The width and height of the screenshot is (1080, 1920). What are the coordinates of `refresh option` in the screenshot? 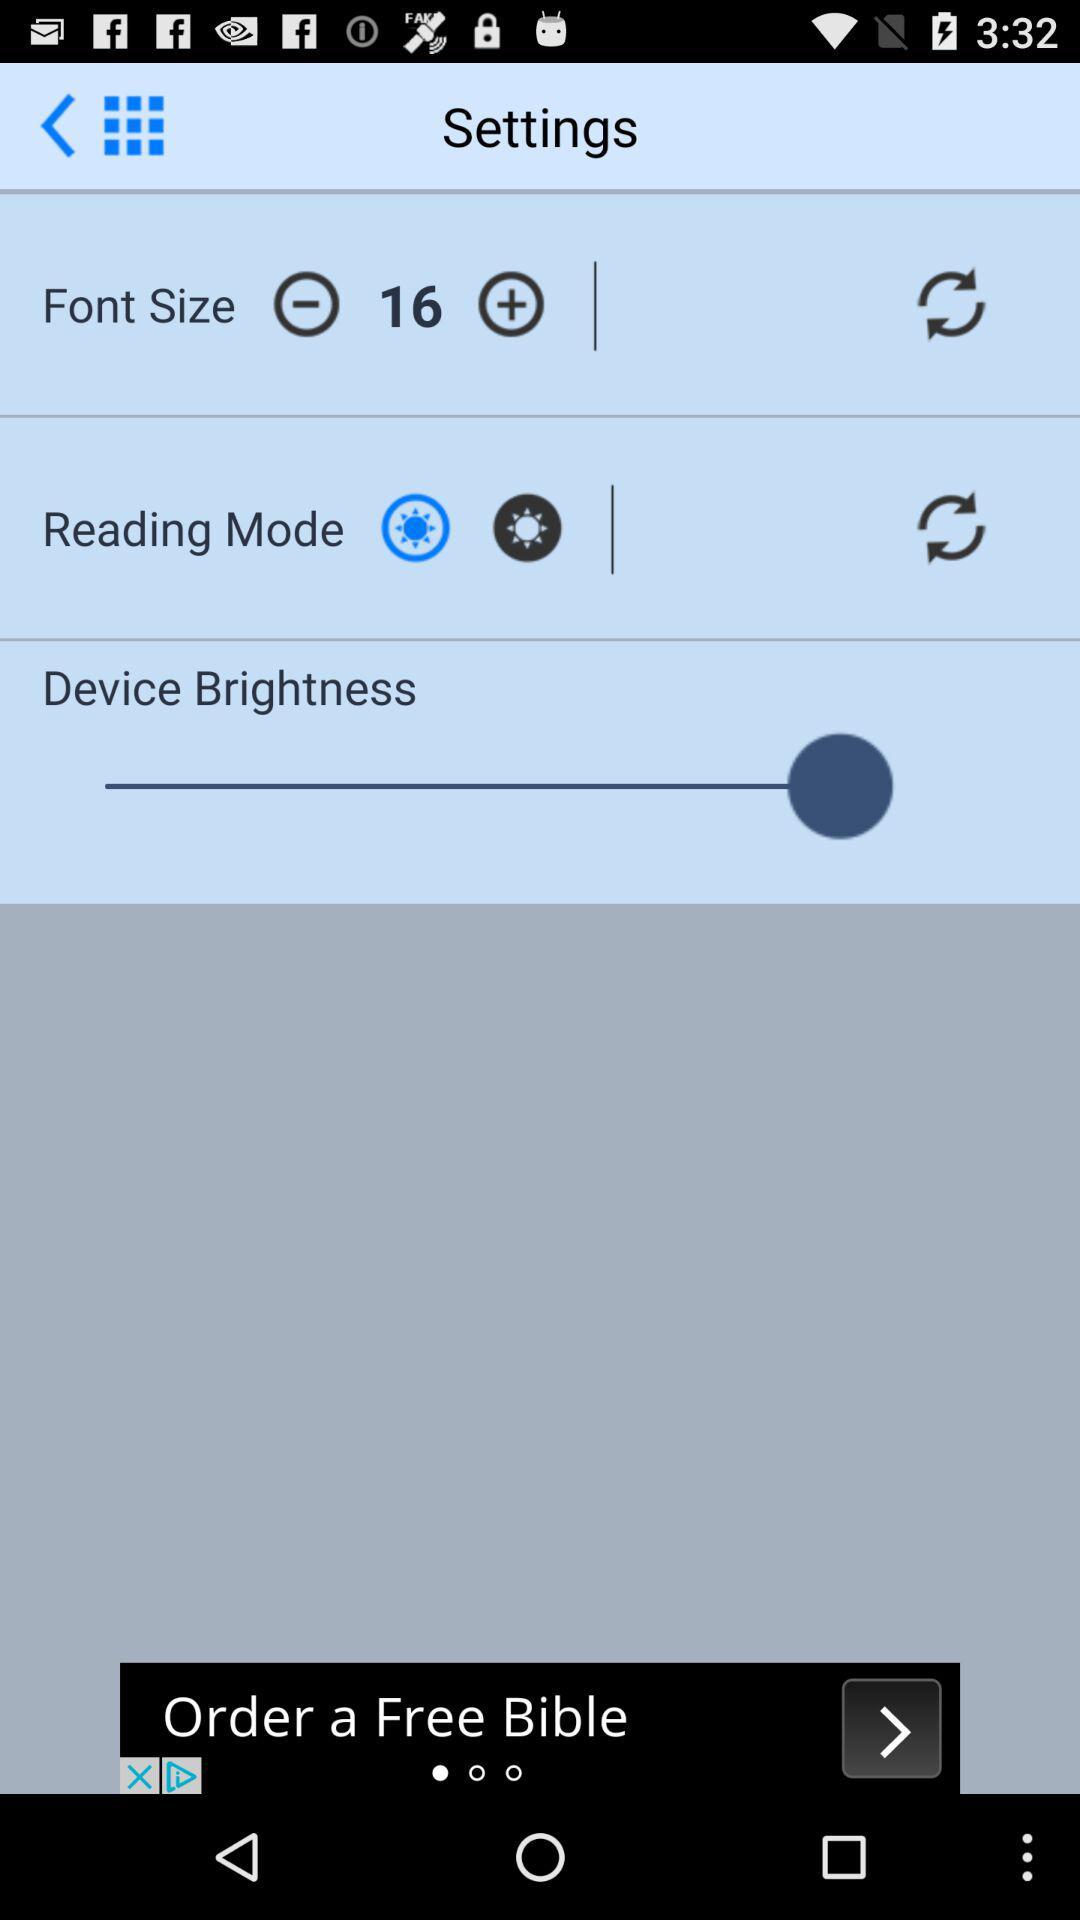 It's located at (950, 527).